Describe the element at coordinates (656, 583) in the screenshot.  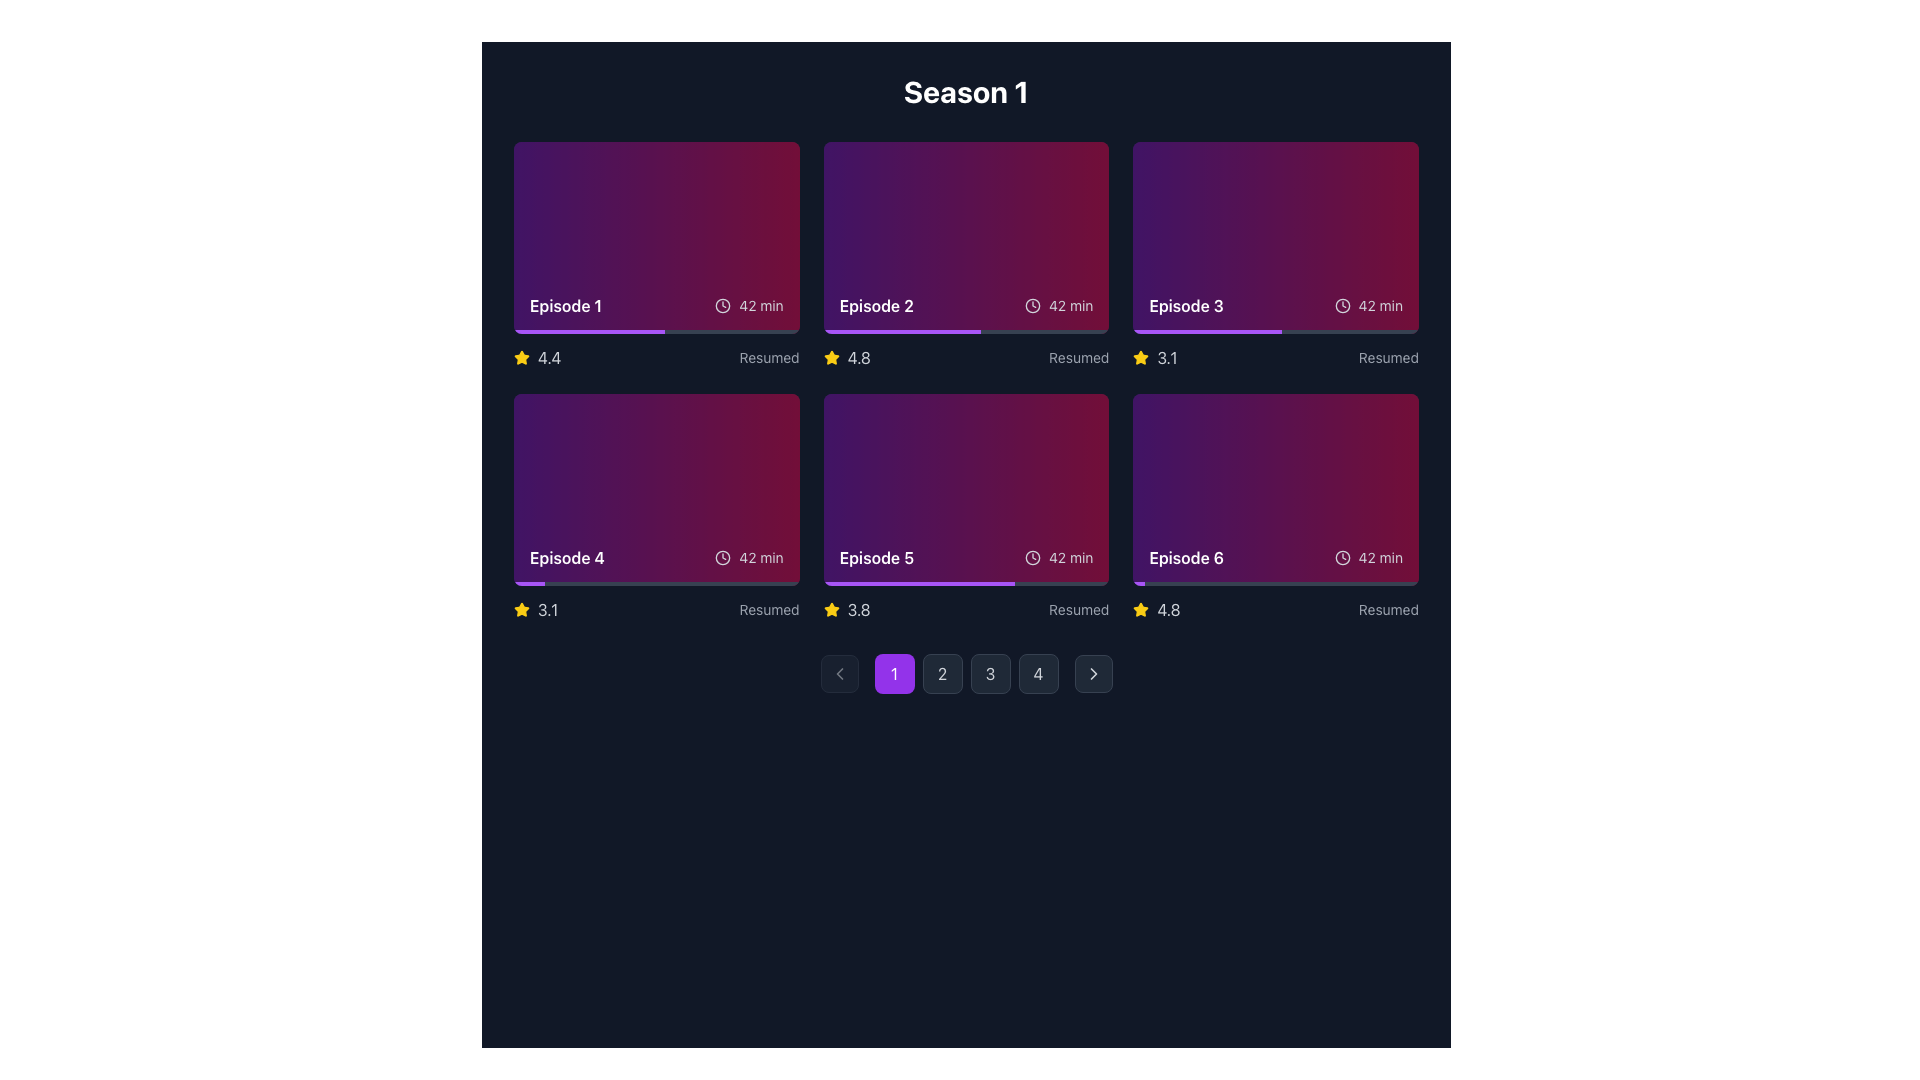
I see `the progress bar indicating the playback progress for 'Episode 4' located at the bottom edge of the card in the second row and first column of the grid` at that location.